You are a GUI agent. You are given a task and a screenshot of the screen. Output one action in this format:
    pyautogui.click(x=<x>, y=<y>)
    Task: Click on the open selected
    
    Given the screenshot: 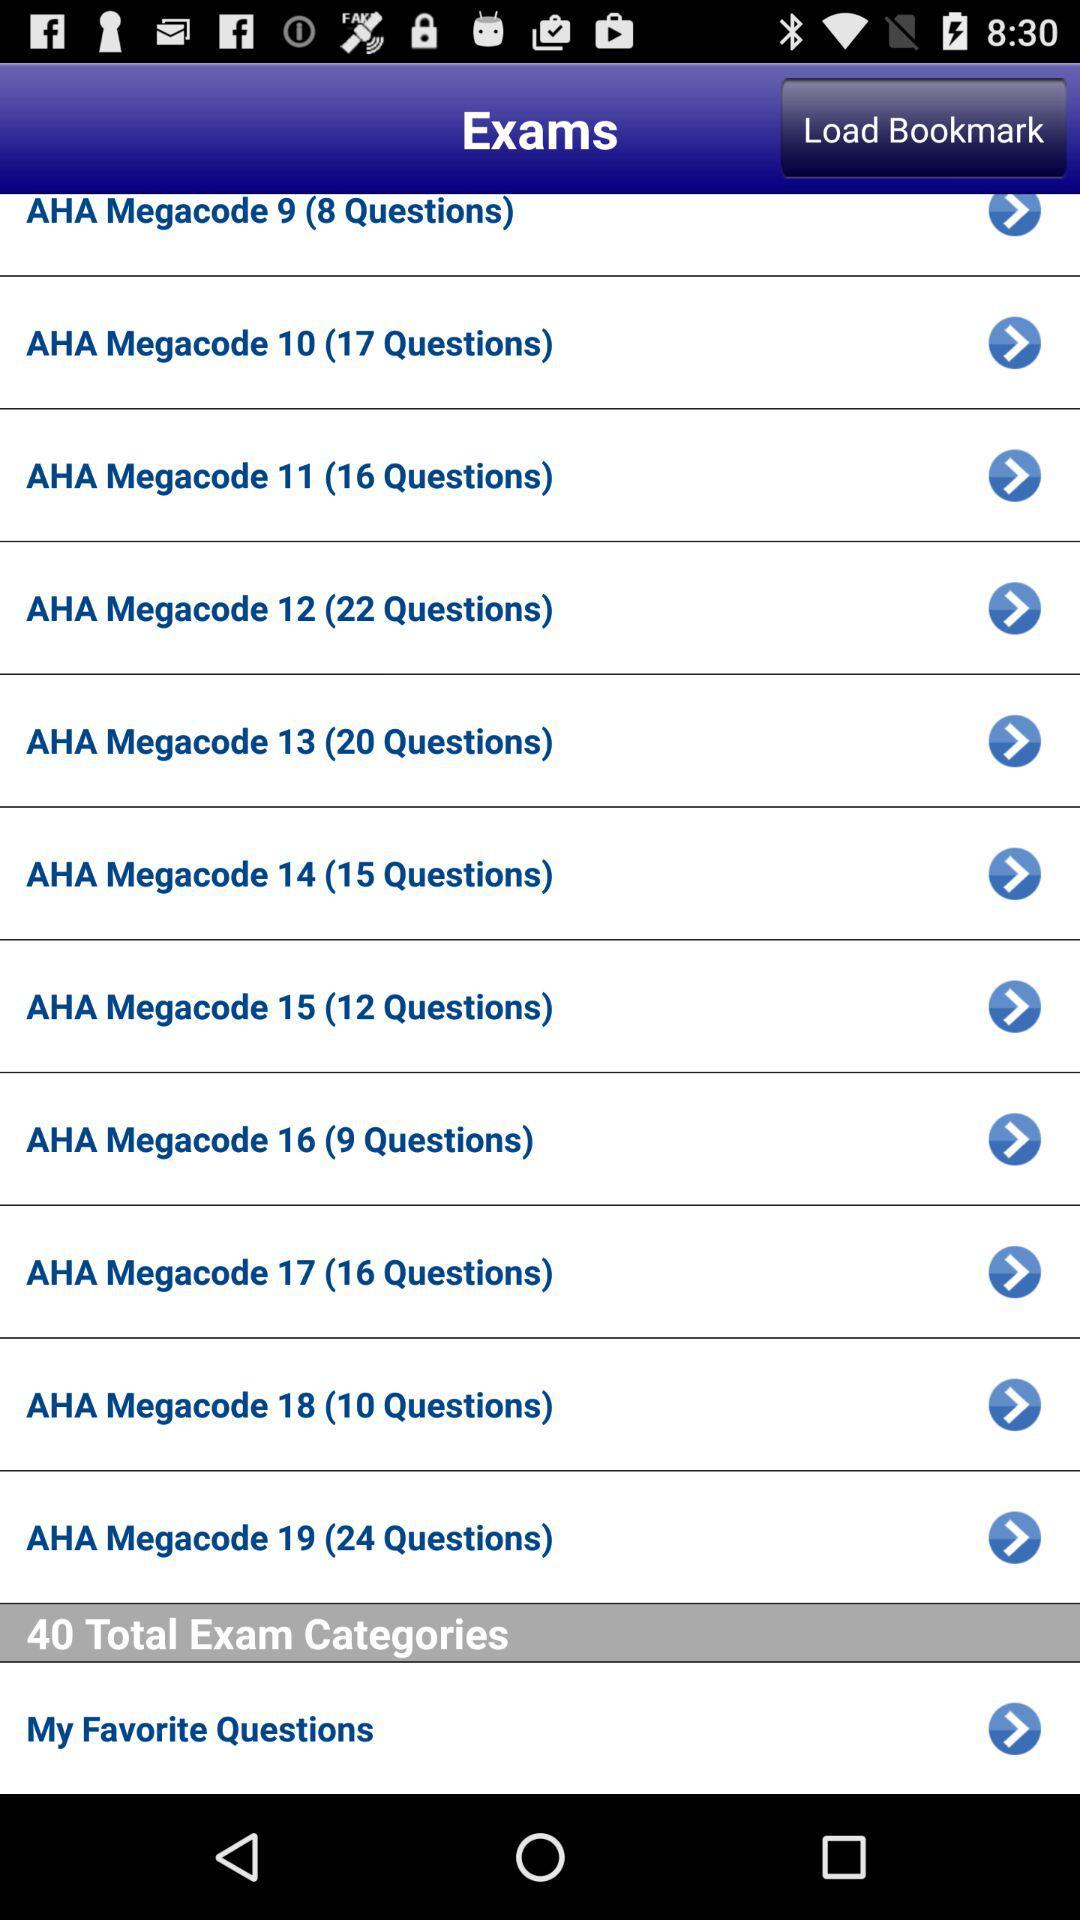 What is the action you would take?
    pyautogui.click(x=1014, y=1727)
    